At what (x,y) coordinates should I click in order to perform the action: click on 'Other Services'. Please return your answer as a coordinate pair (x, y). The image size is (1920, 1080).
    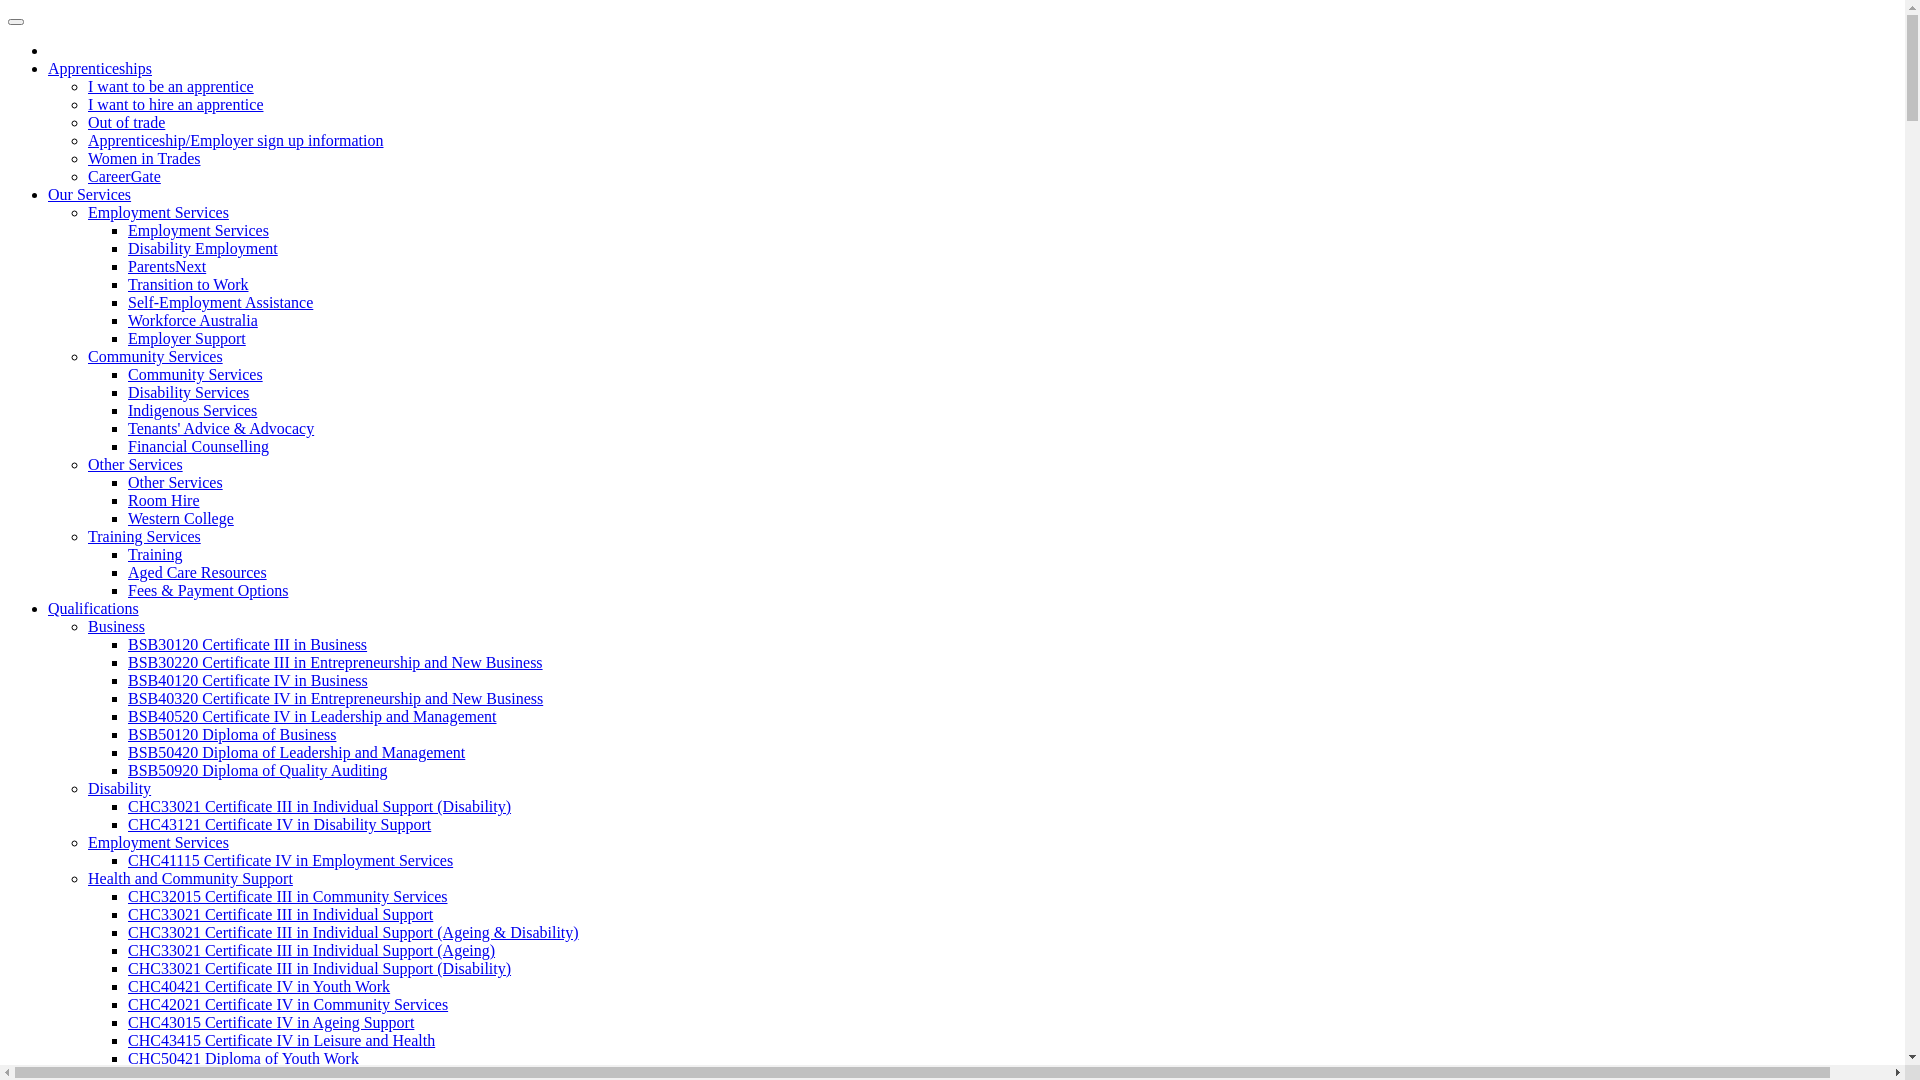
    Looking at the image, I should click on (134, 464).